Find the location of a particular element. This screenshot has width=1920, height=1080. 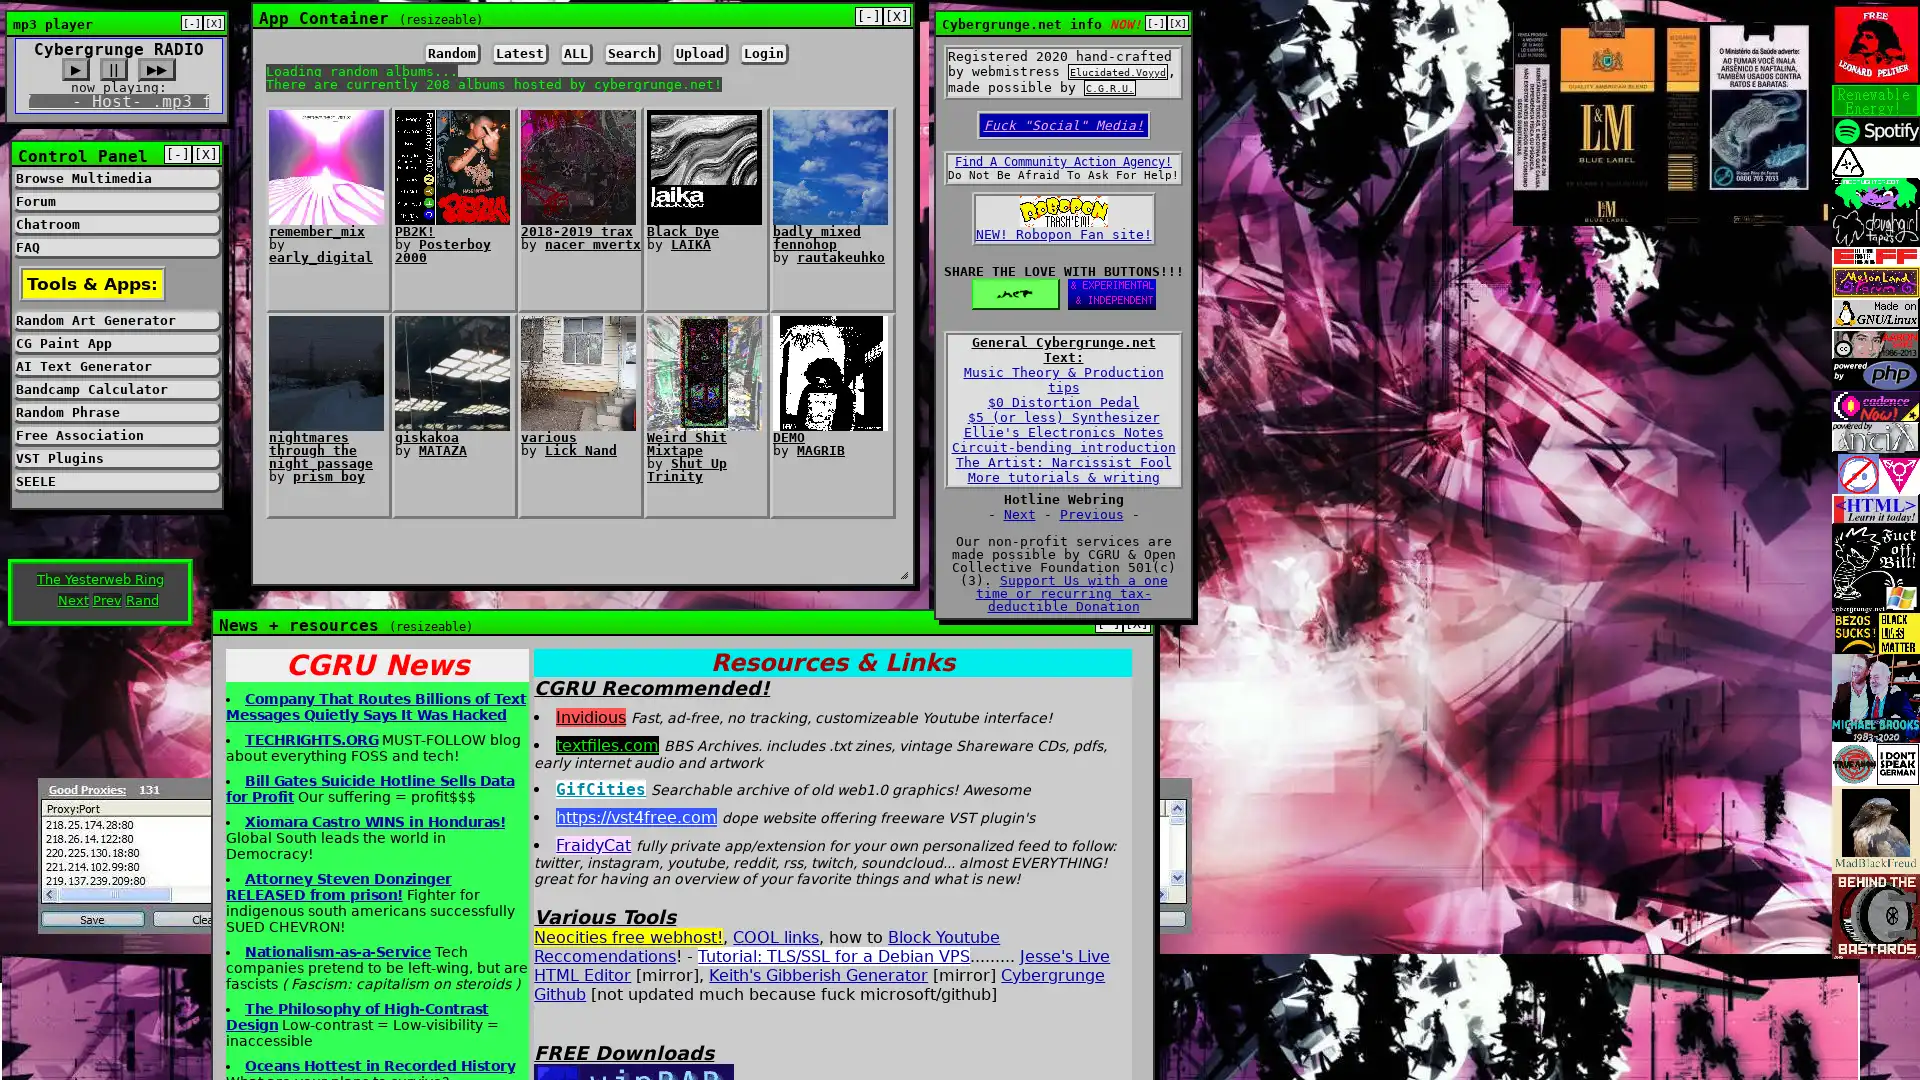

[-] is located at coordinates (1156, 23).